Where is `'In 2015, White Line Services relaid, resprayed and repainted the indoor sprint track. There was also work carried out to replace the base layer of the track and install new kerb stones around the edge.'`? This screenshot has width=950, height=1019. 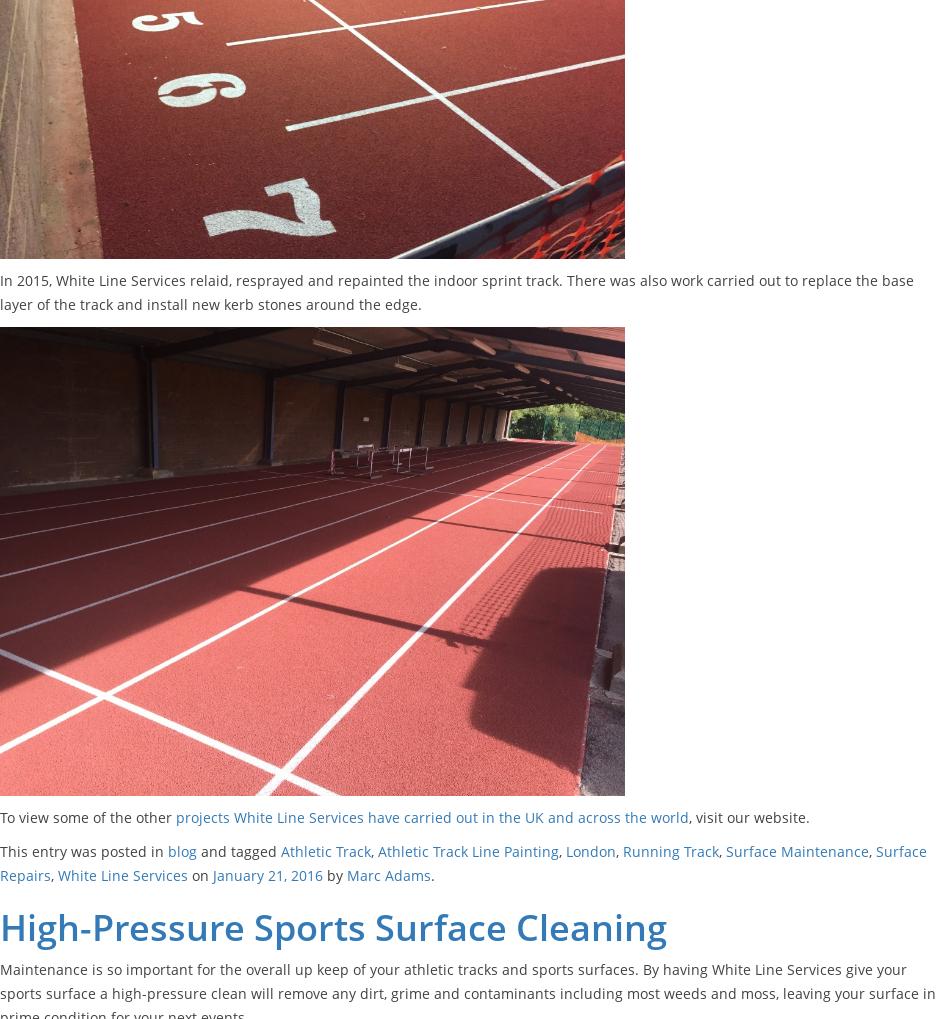 'In 2015, White Line Services relaid, resprayed and repainted the indoor sprint track. There was also work carried out to replace the base layer of the track and install new kerb stones around the edge.' is located at coordinates (456, 291).